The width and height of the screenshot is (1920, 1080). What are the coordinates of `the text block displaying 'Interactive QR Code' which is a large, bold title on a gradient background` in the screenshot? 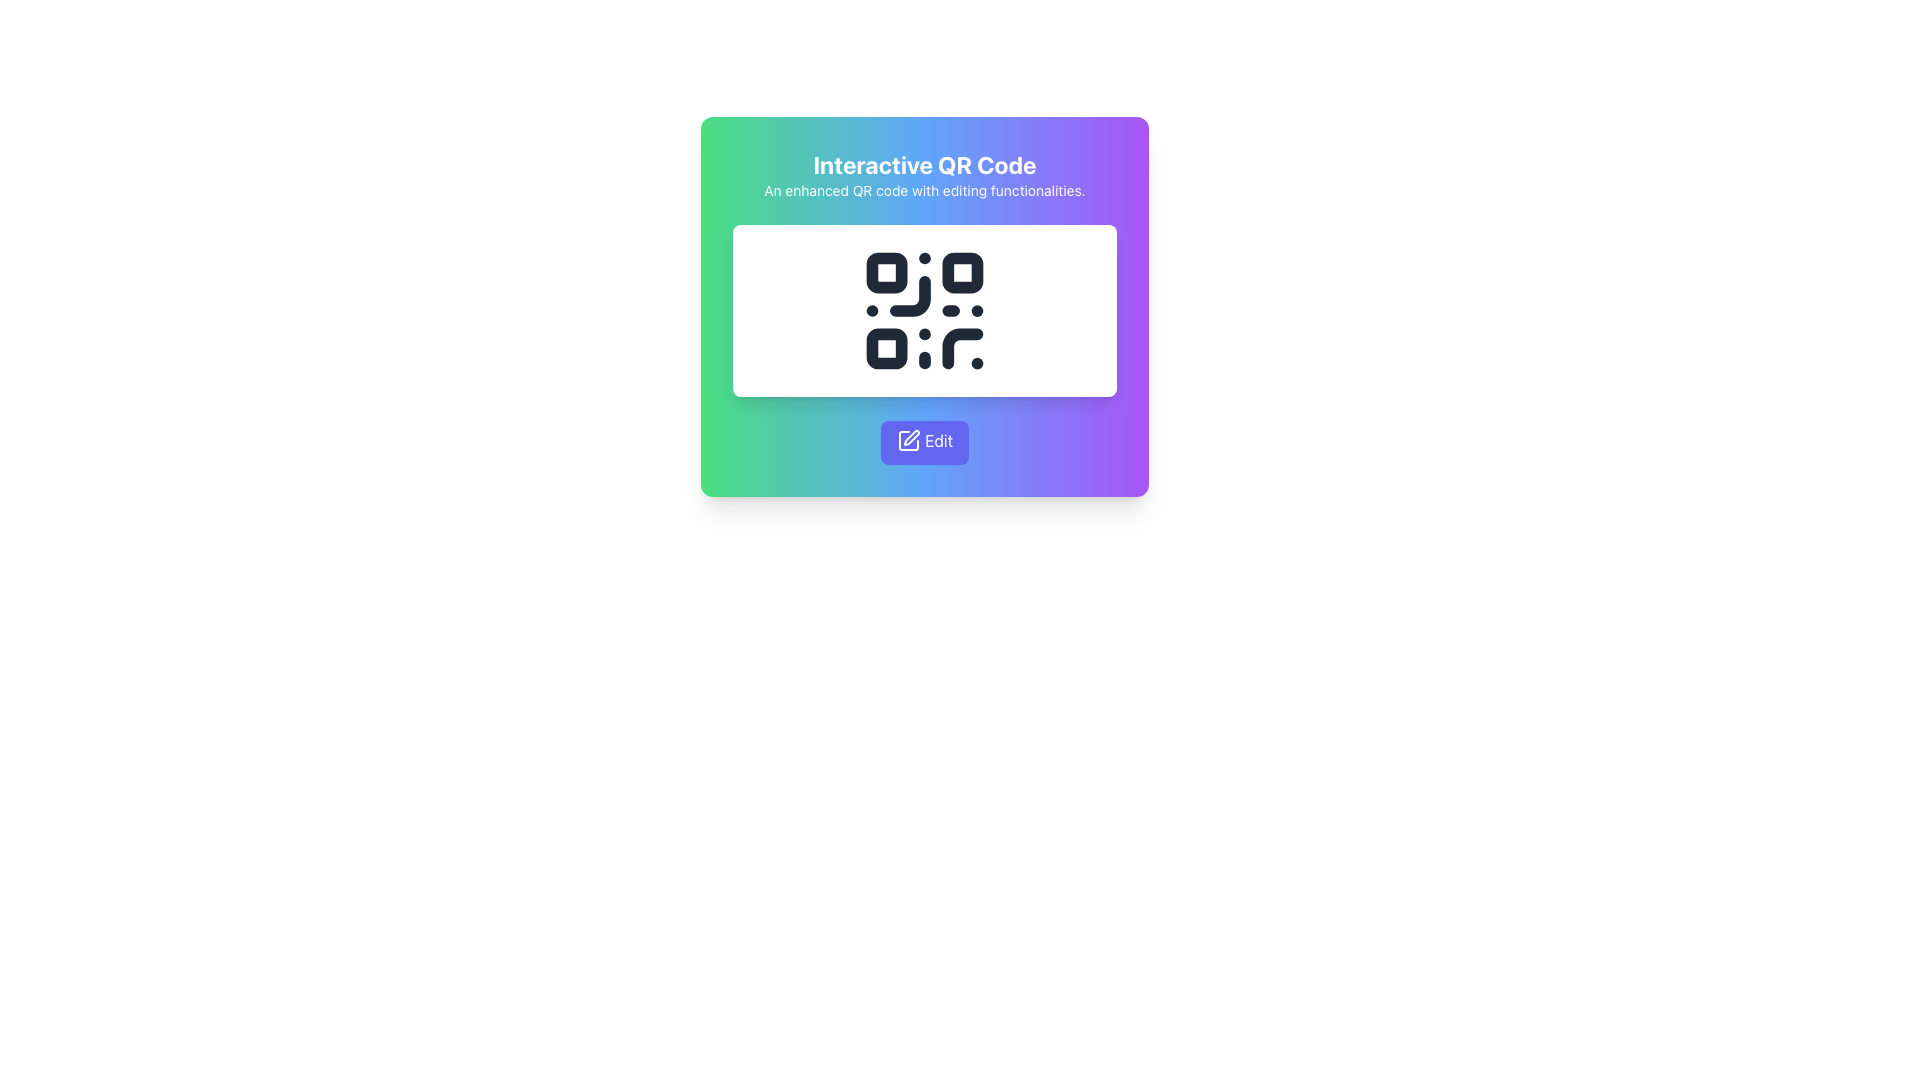 It's located at (924, 173).